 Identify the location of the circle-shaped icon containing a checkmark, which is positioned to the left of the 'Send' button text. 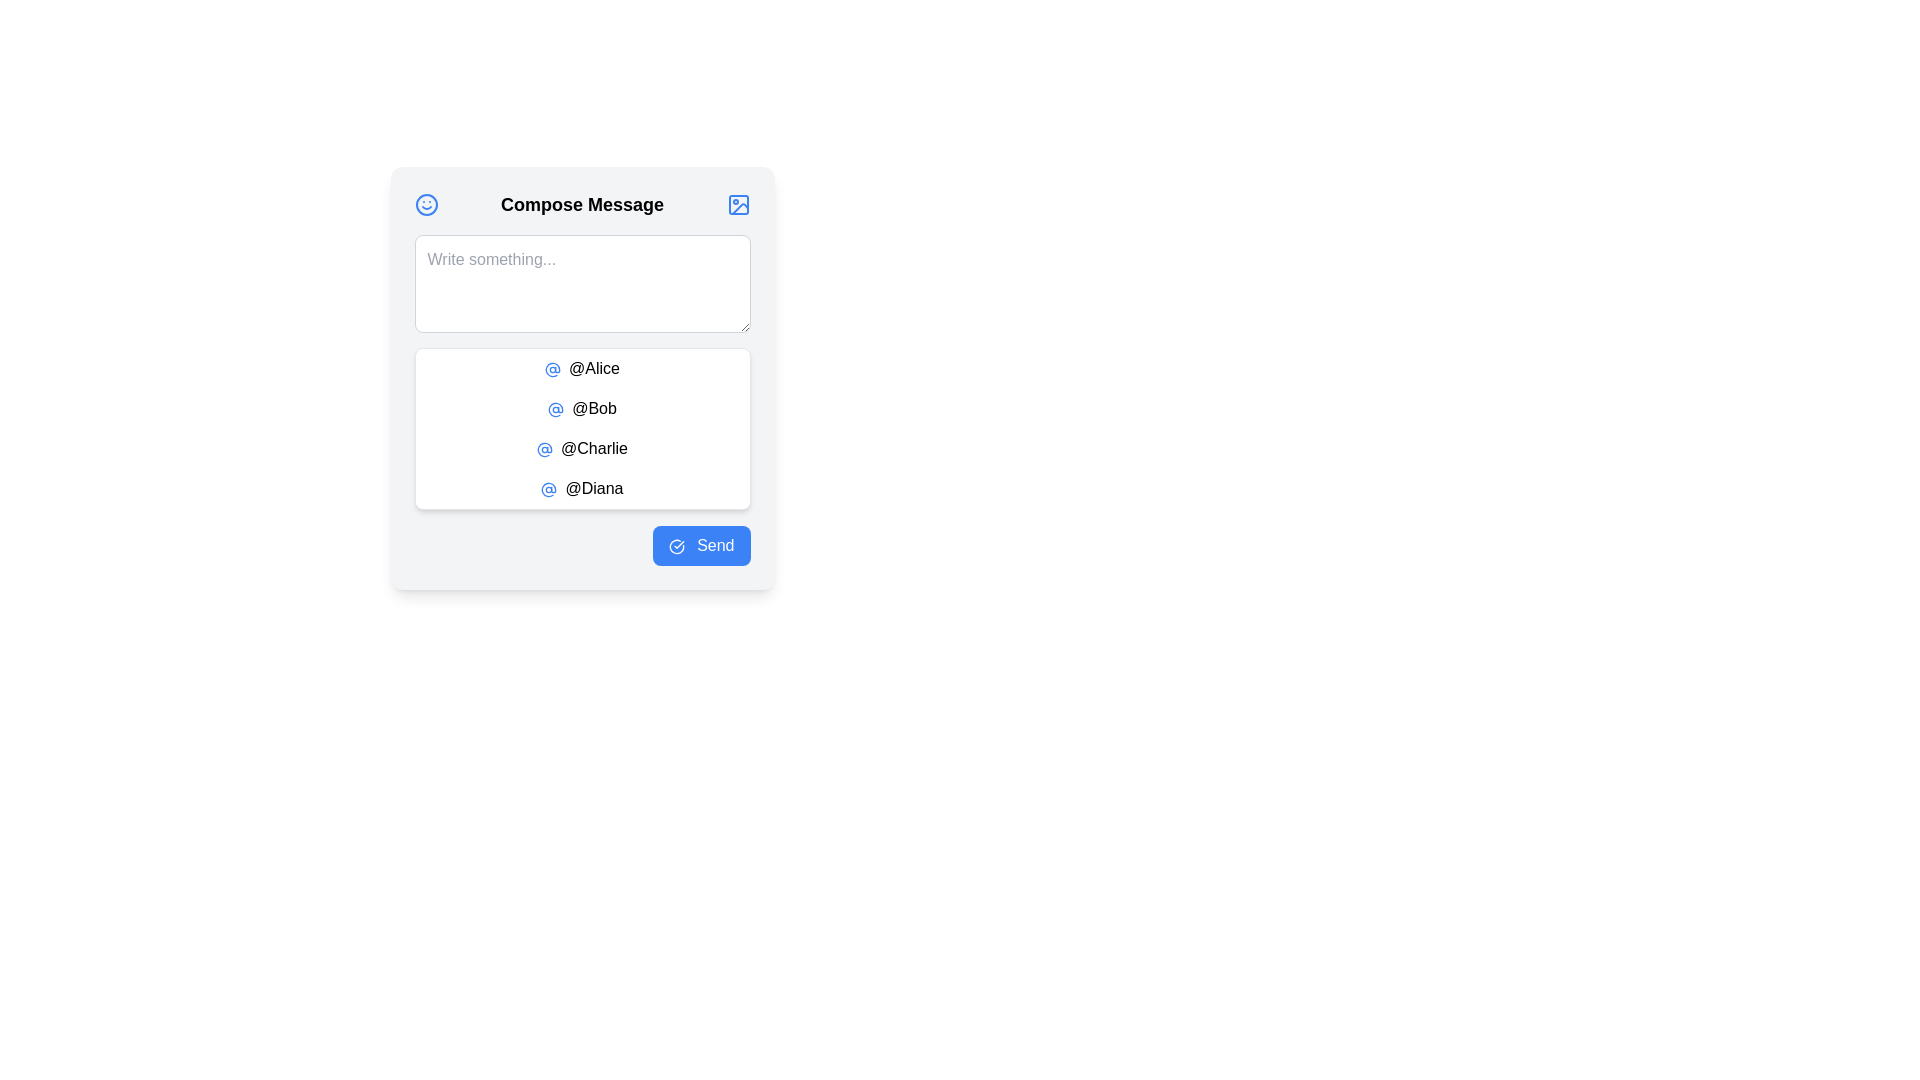
(676, 546).